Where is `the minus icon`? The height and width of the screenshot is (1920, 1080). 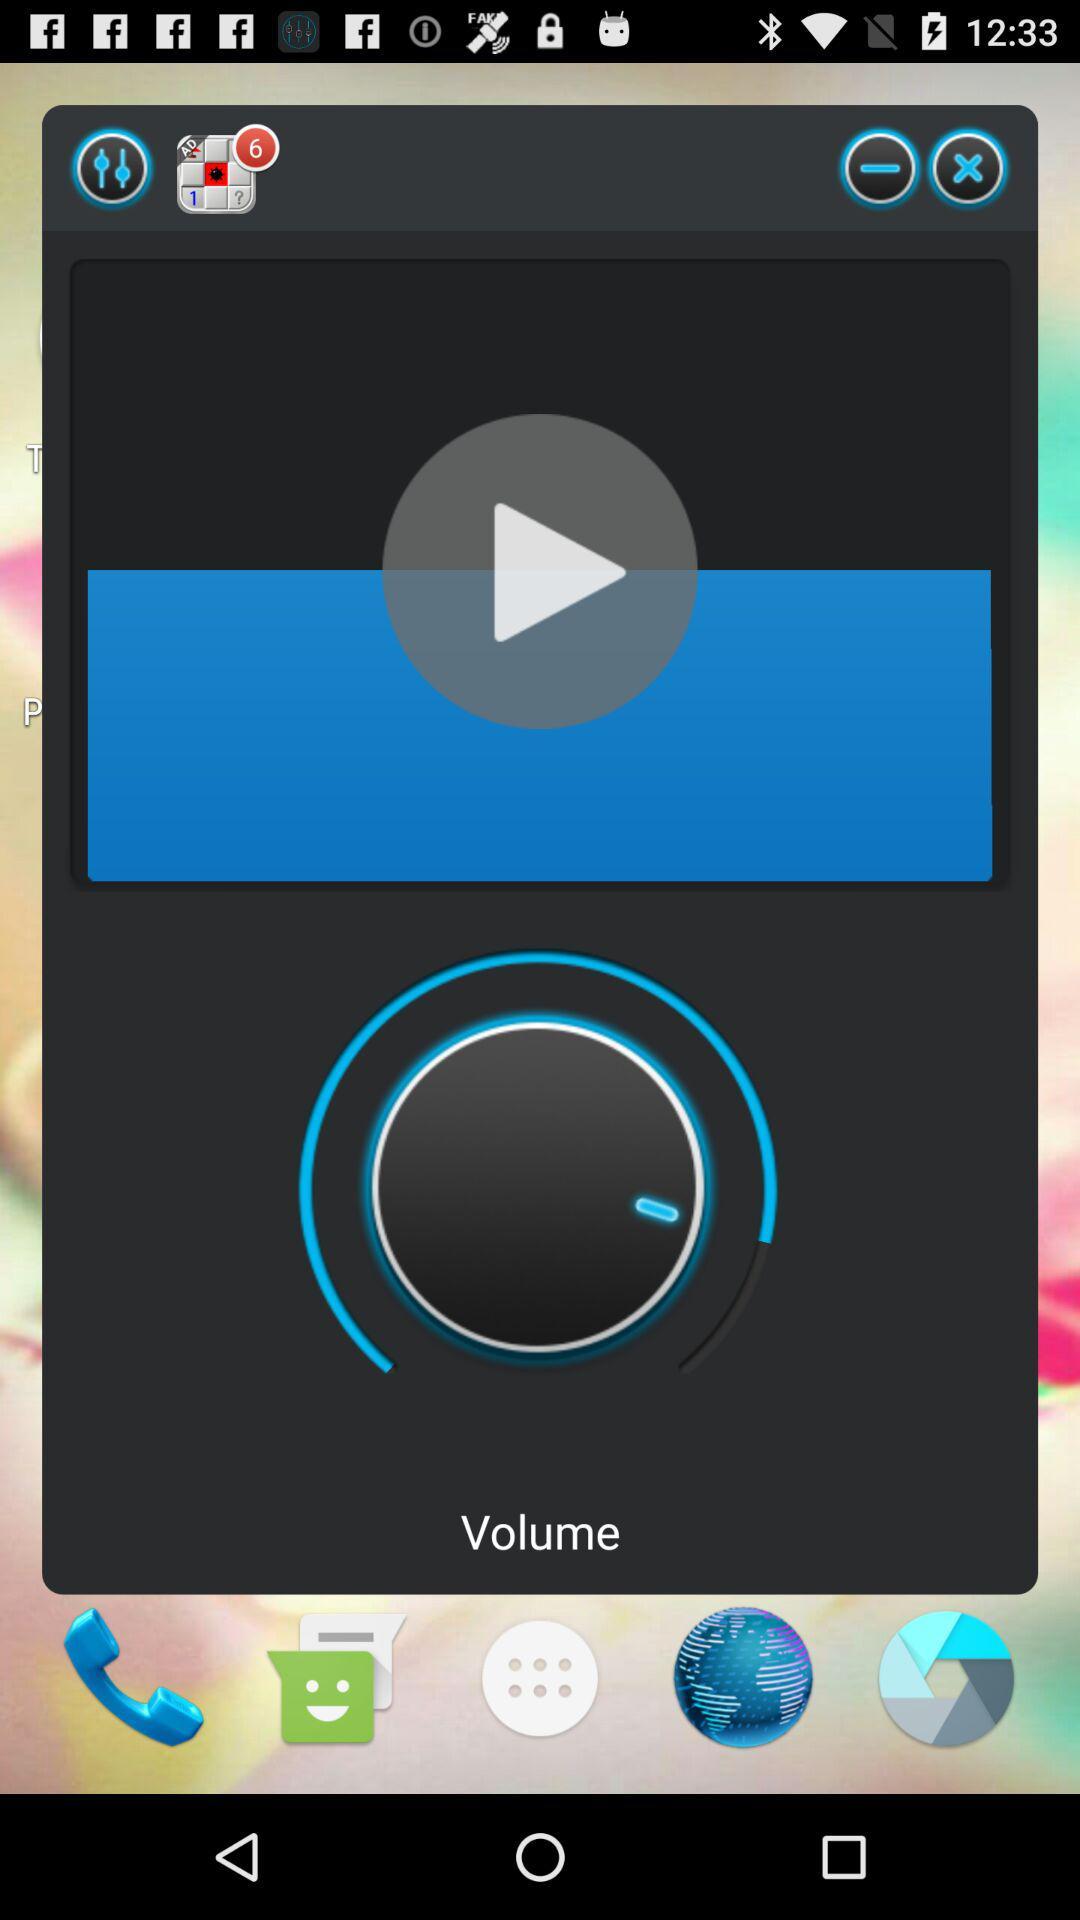
the minus icon is located at coordinates (879, 179).